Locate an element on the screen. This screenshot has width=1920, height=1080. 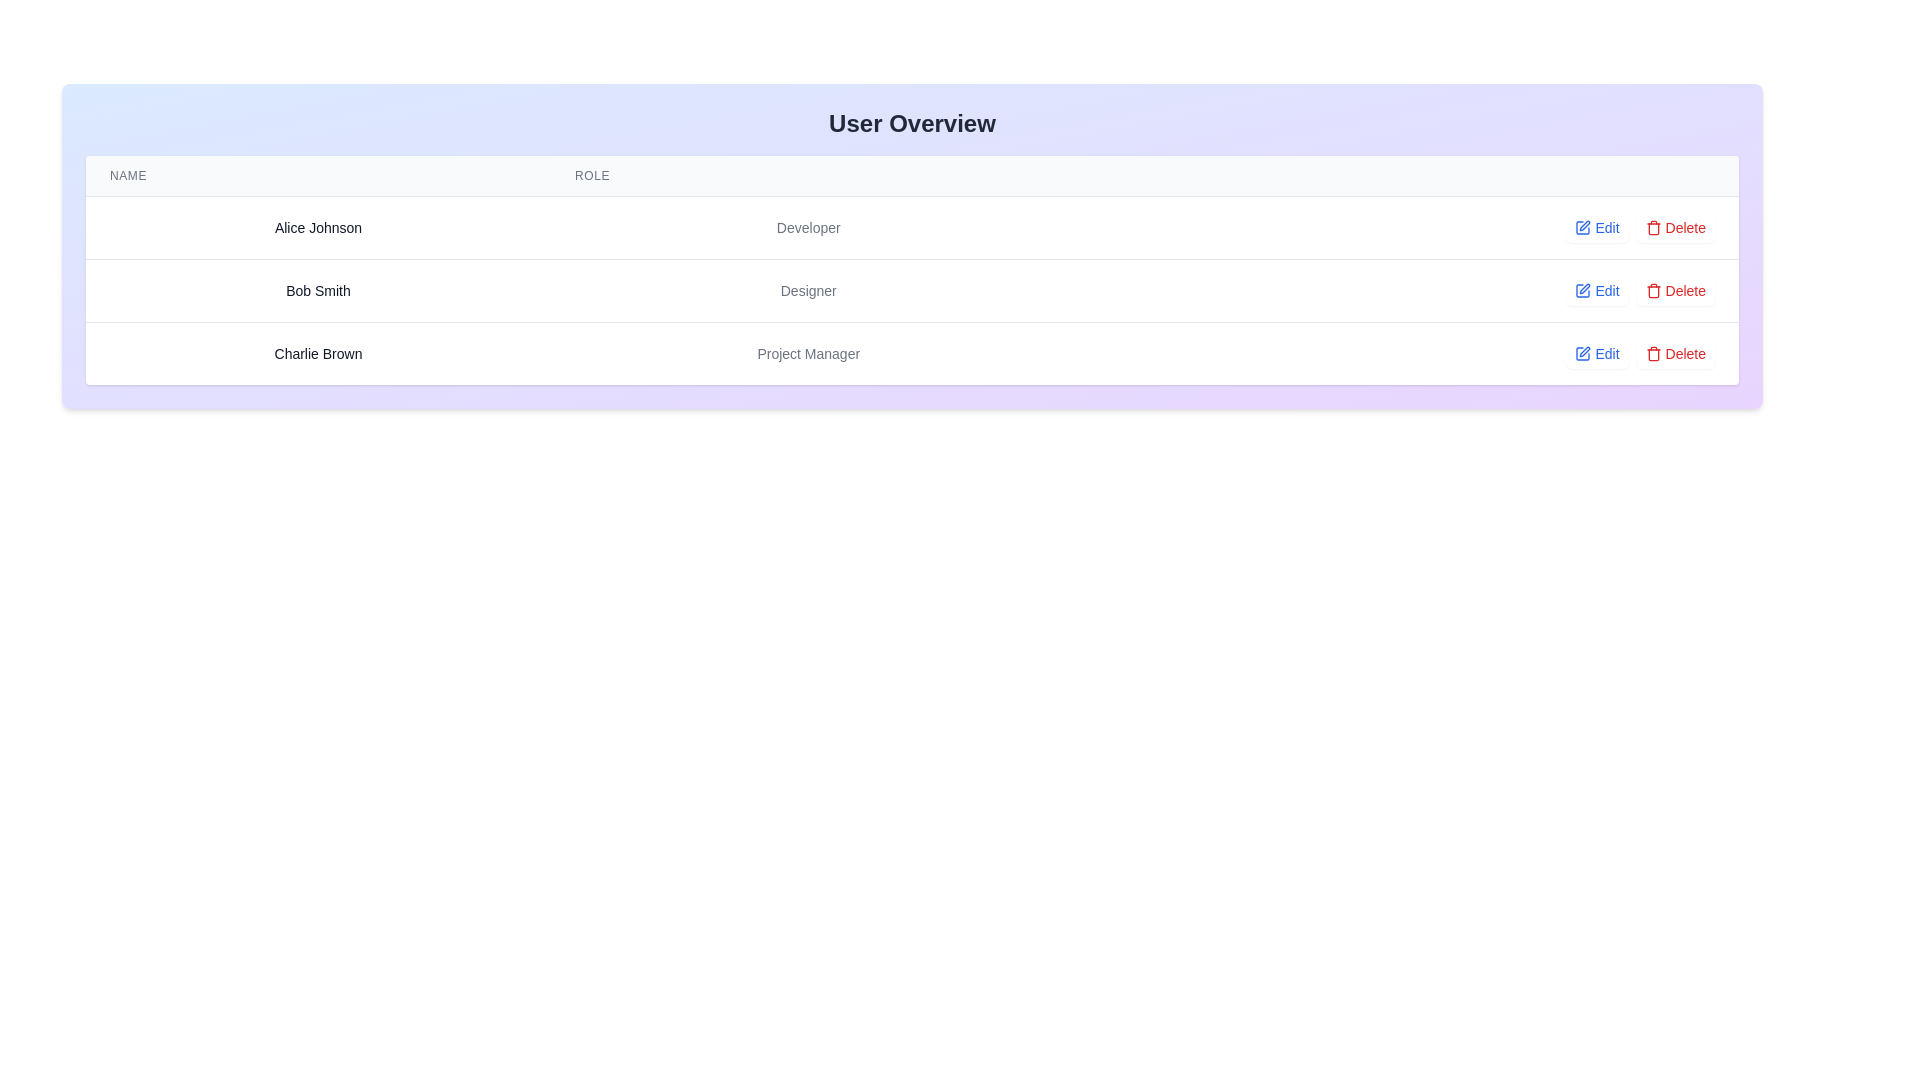
the 'Project Manager' text element located in the second cell of the third row in the table, which is in the 'Role' column and follows the 'Designer' entry is located at coordinates (808, 352).